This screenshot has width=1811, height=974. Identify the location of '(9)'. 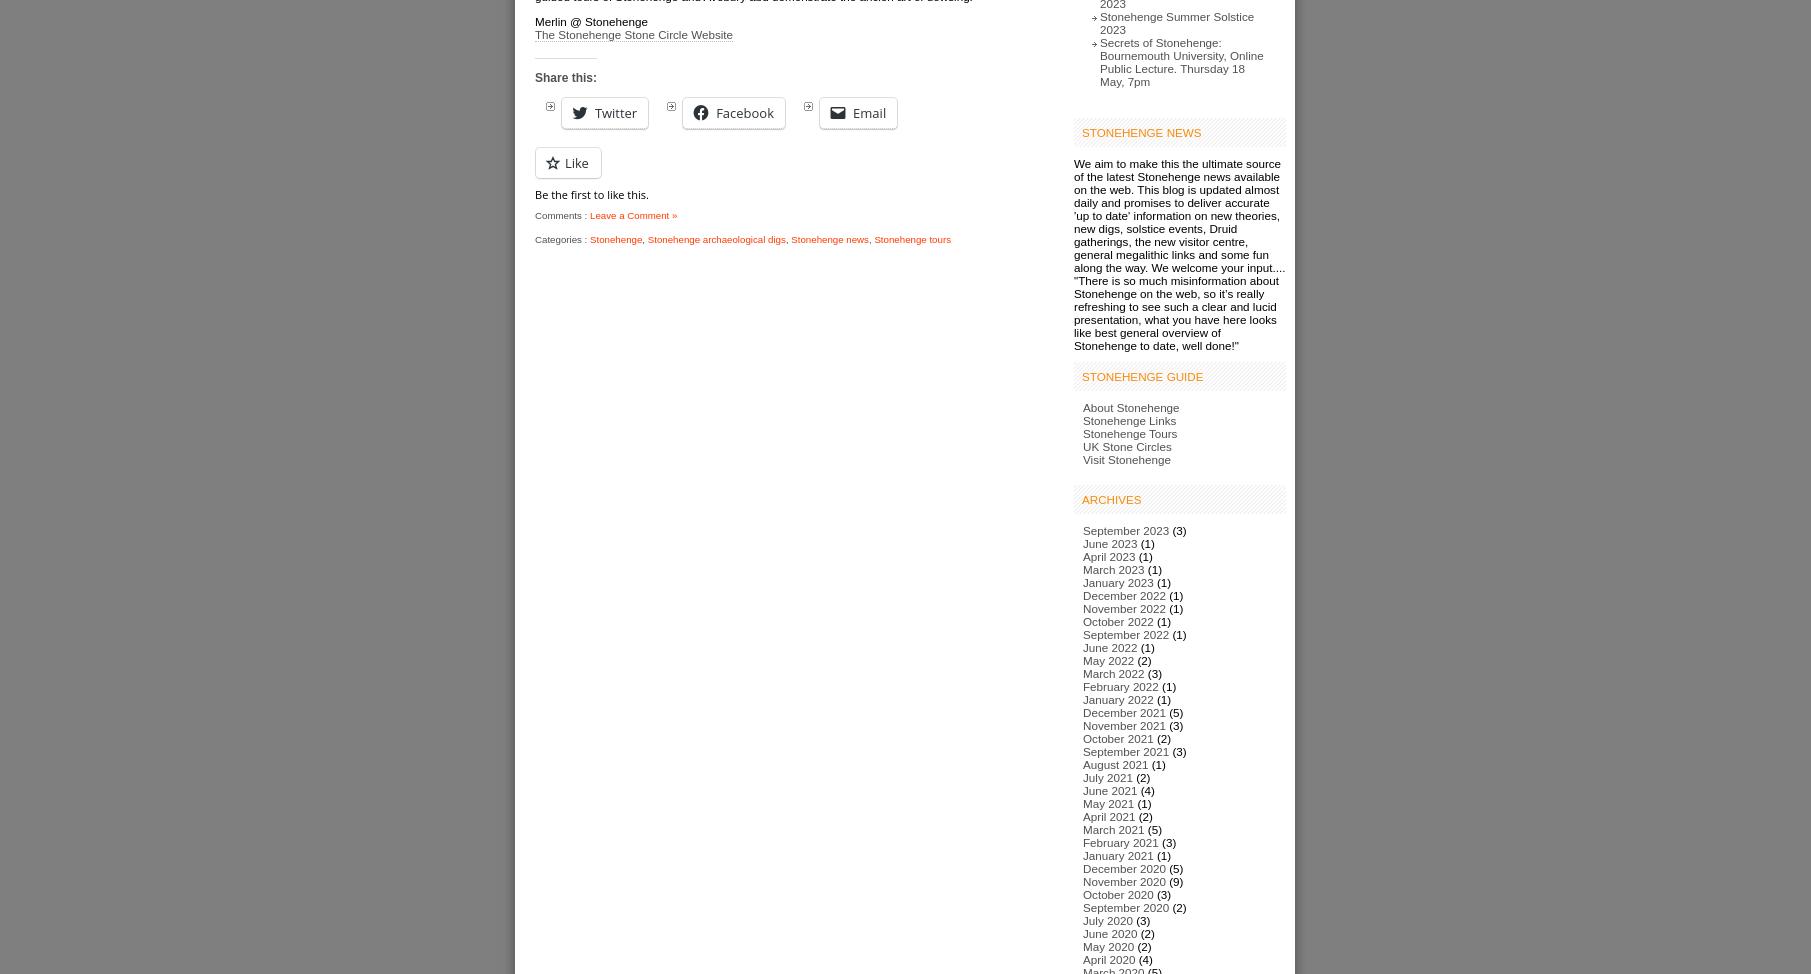
(1173, 881).